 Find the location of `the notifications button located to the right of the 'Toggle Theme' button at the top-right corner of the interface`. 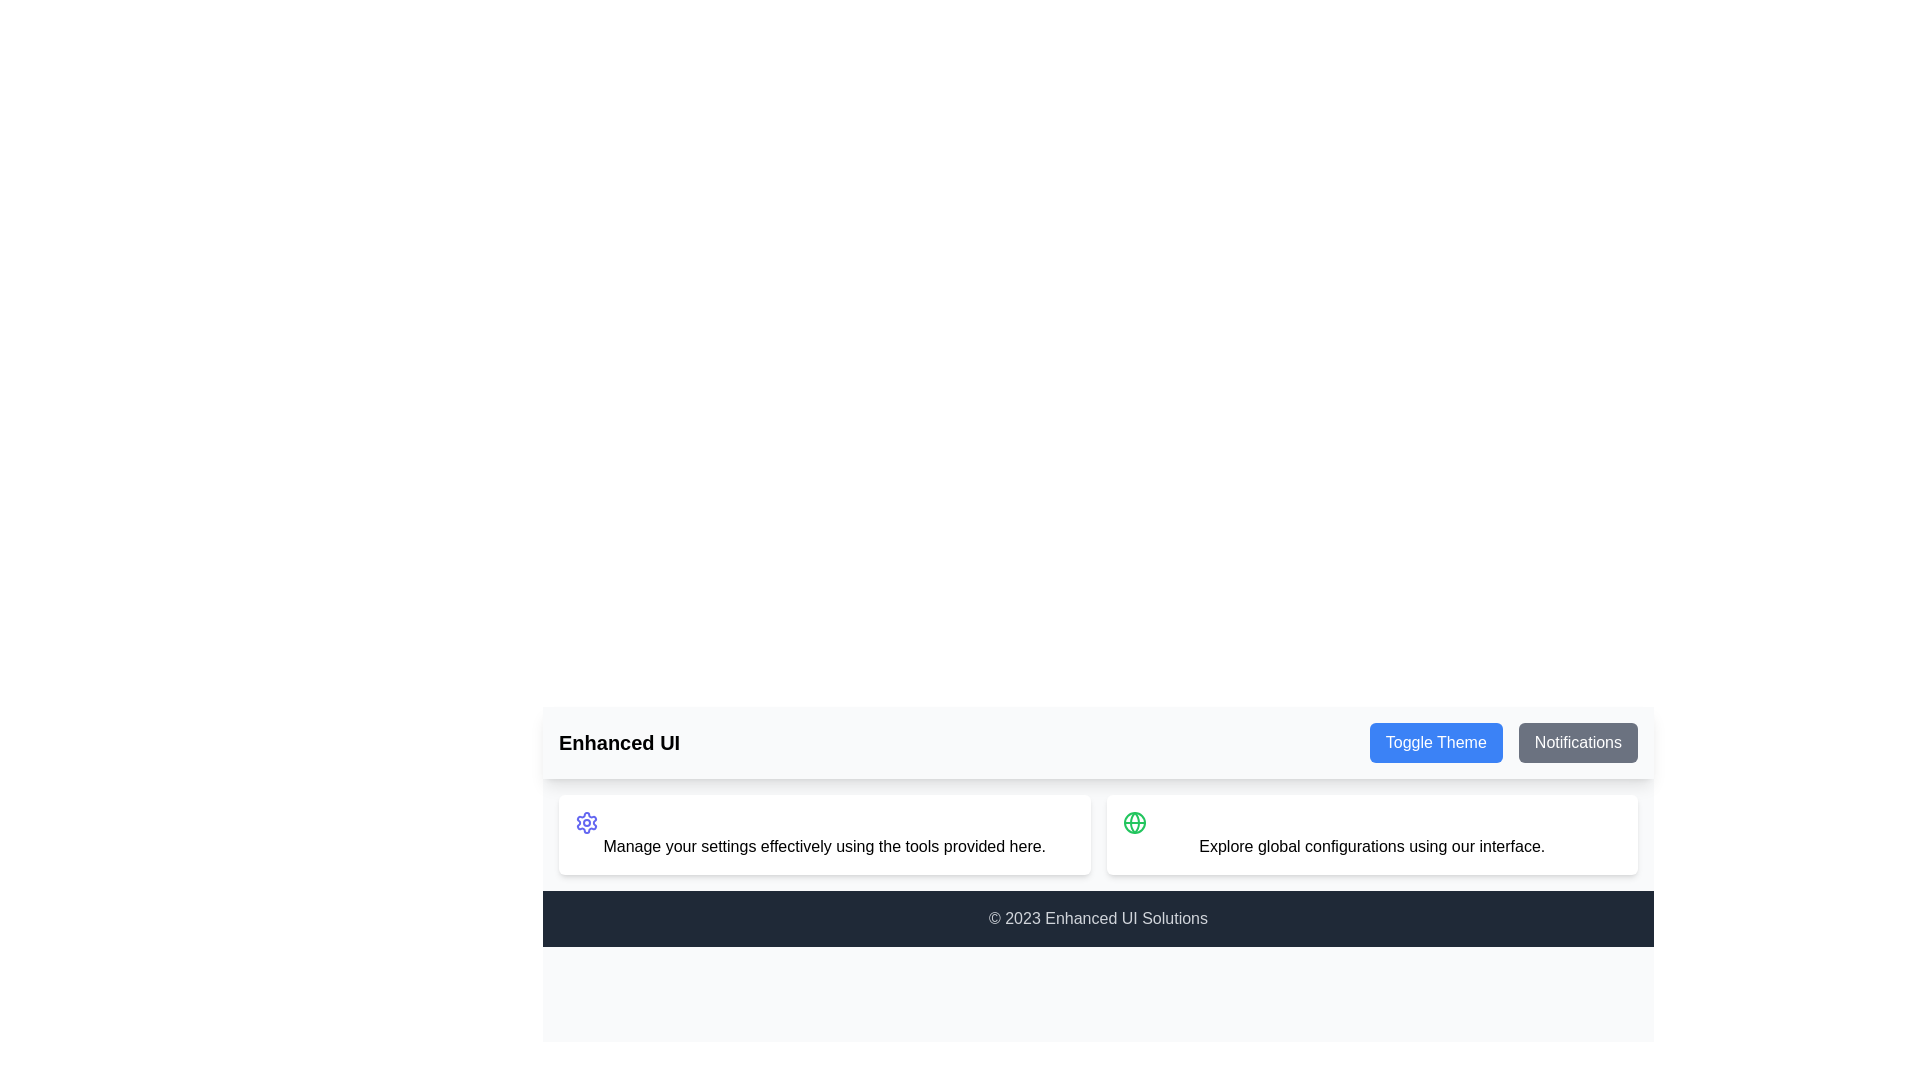

the notifications button located to the right of the 'Toggle Theme' button at the top-right corner of the interface is located at coordinates (1577, 743).